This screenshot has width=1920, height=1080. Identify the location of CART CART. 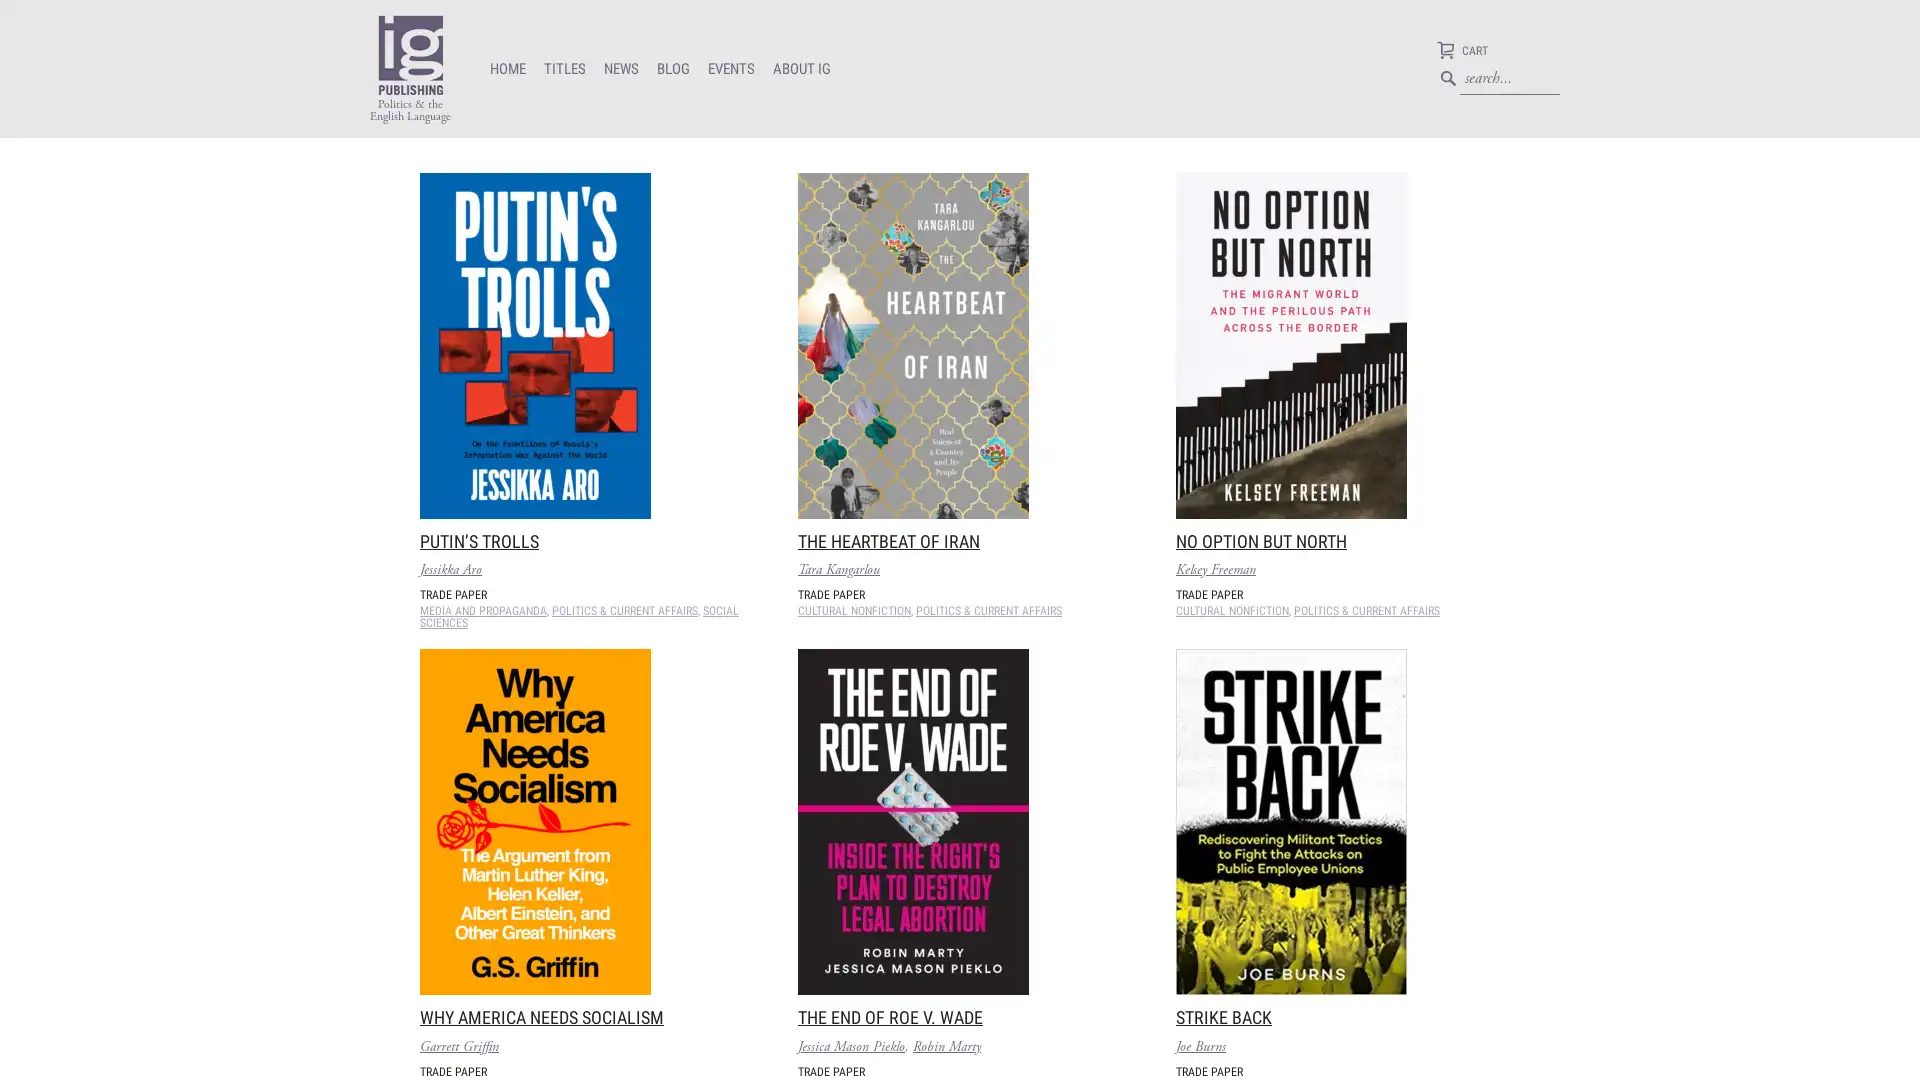
(1462, 52).